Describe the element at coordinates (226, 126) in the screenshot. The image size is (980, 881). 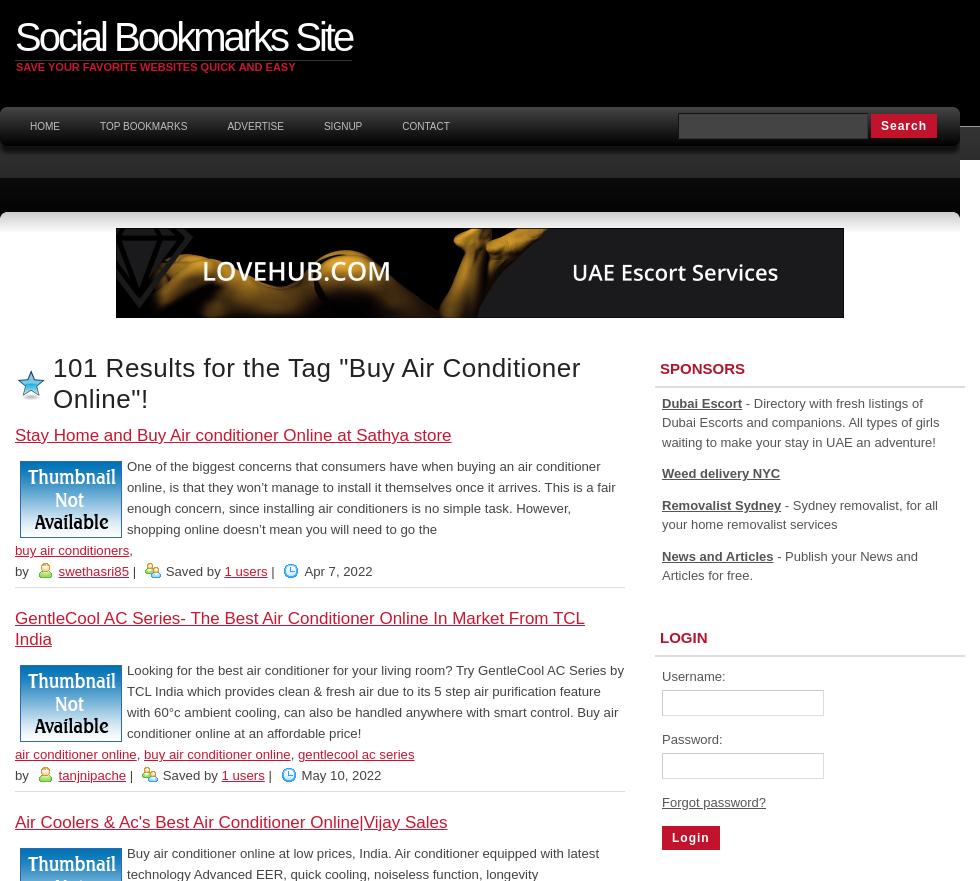
I see `'Advertise'` at that location.